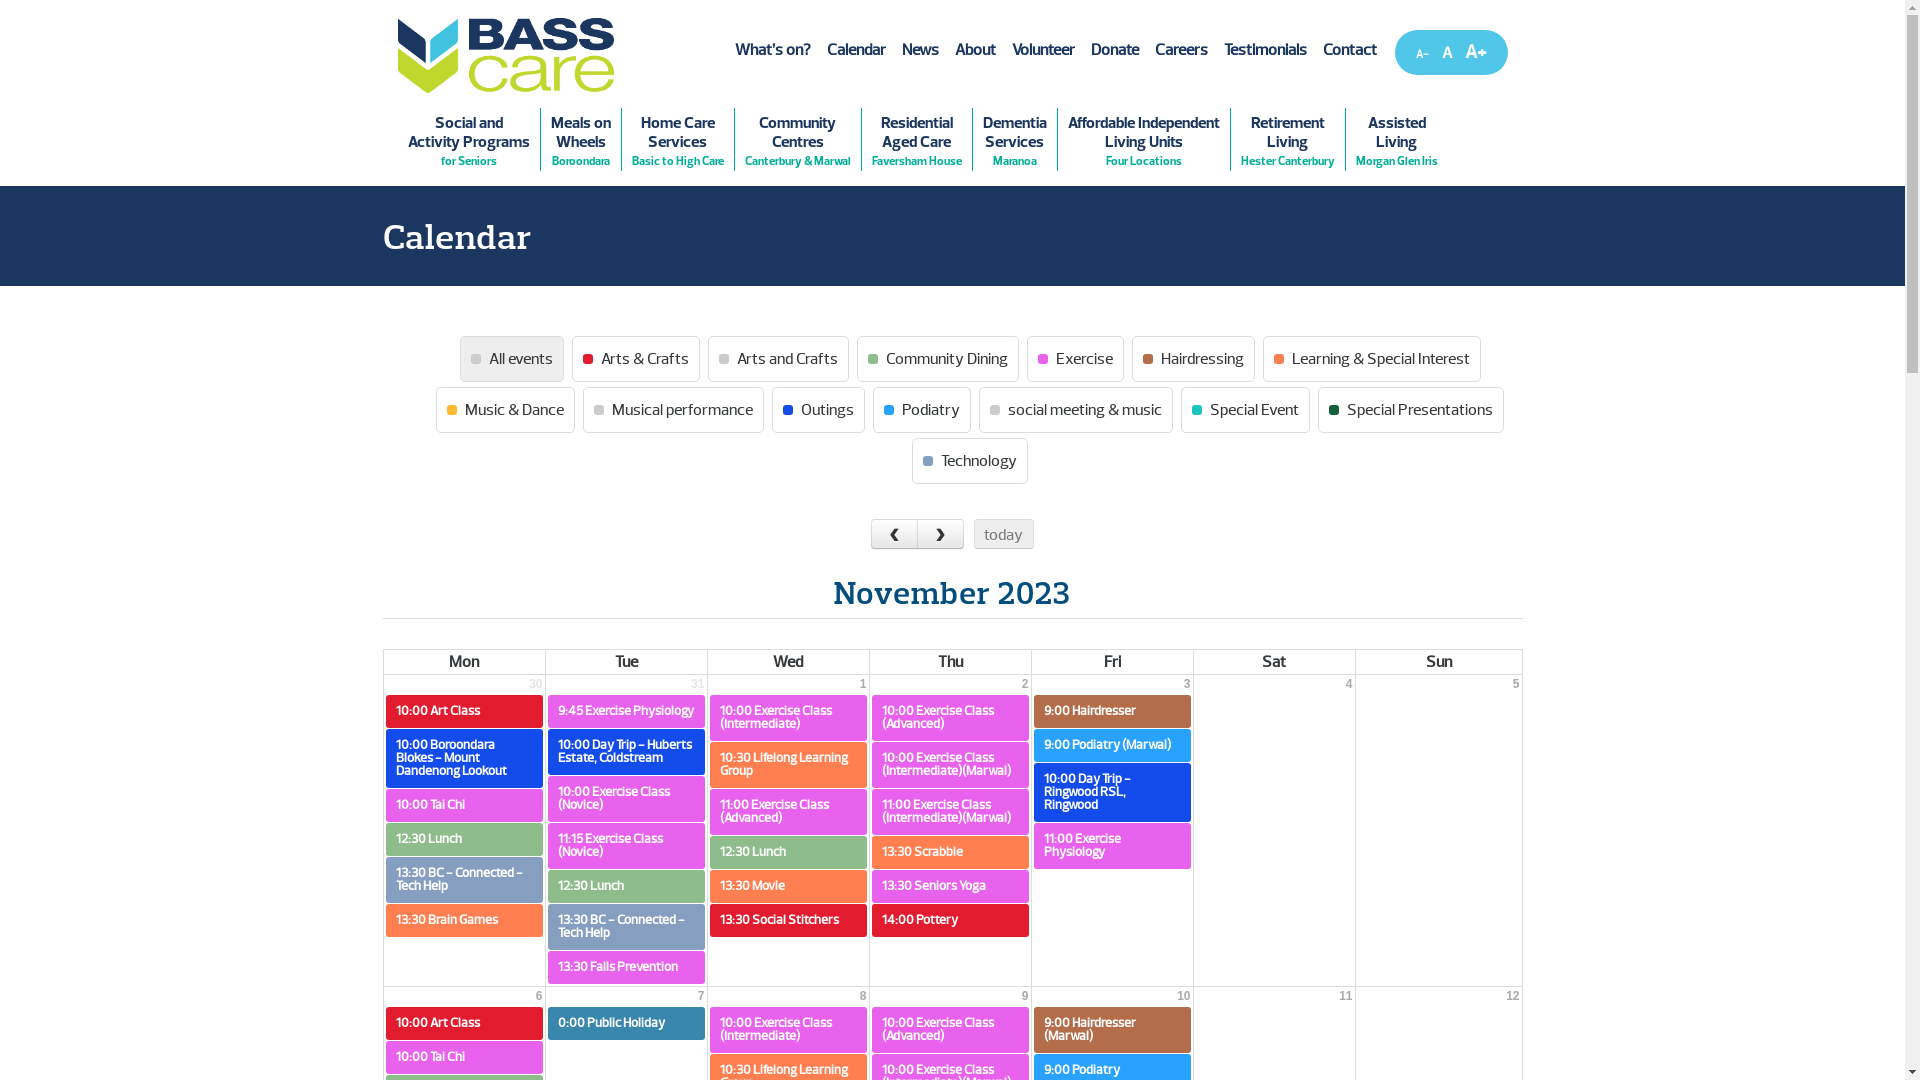 This screenshot has height=1080, width=1920. I want to click on 'A', so click(1459, 50).